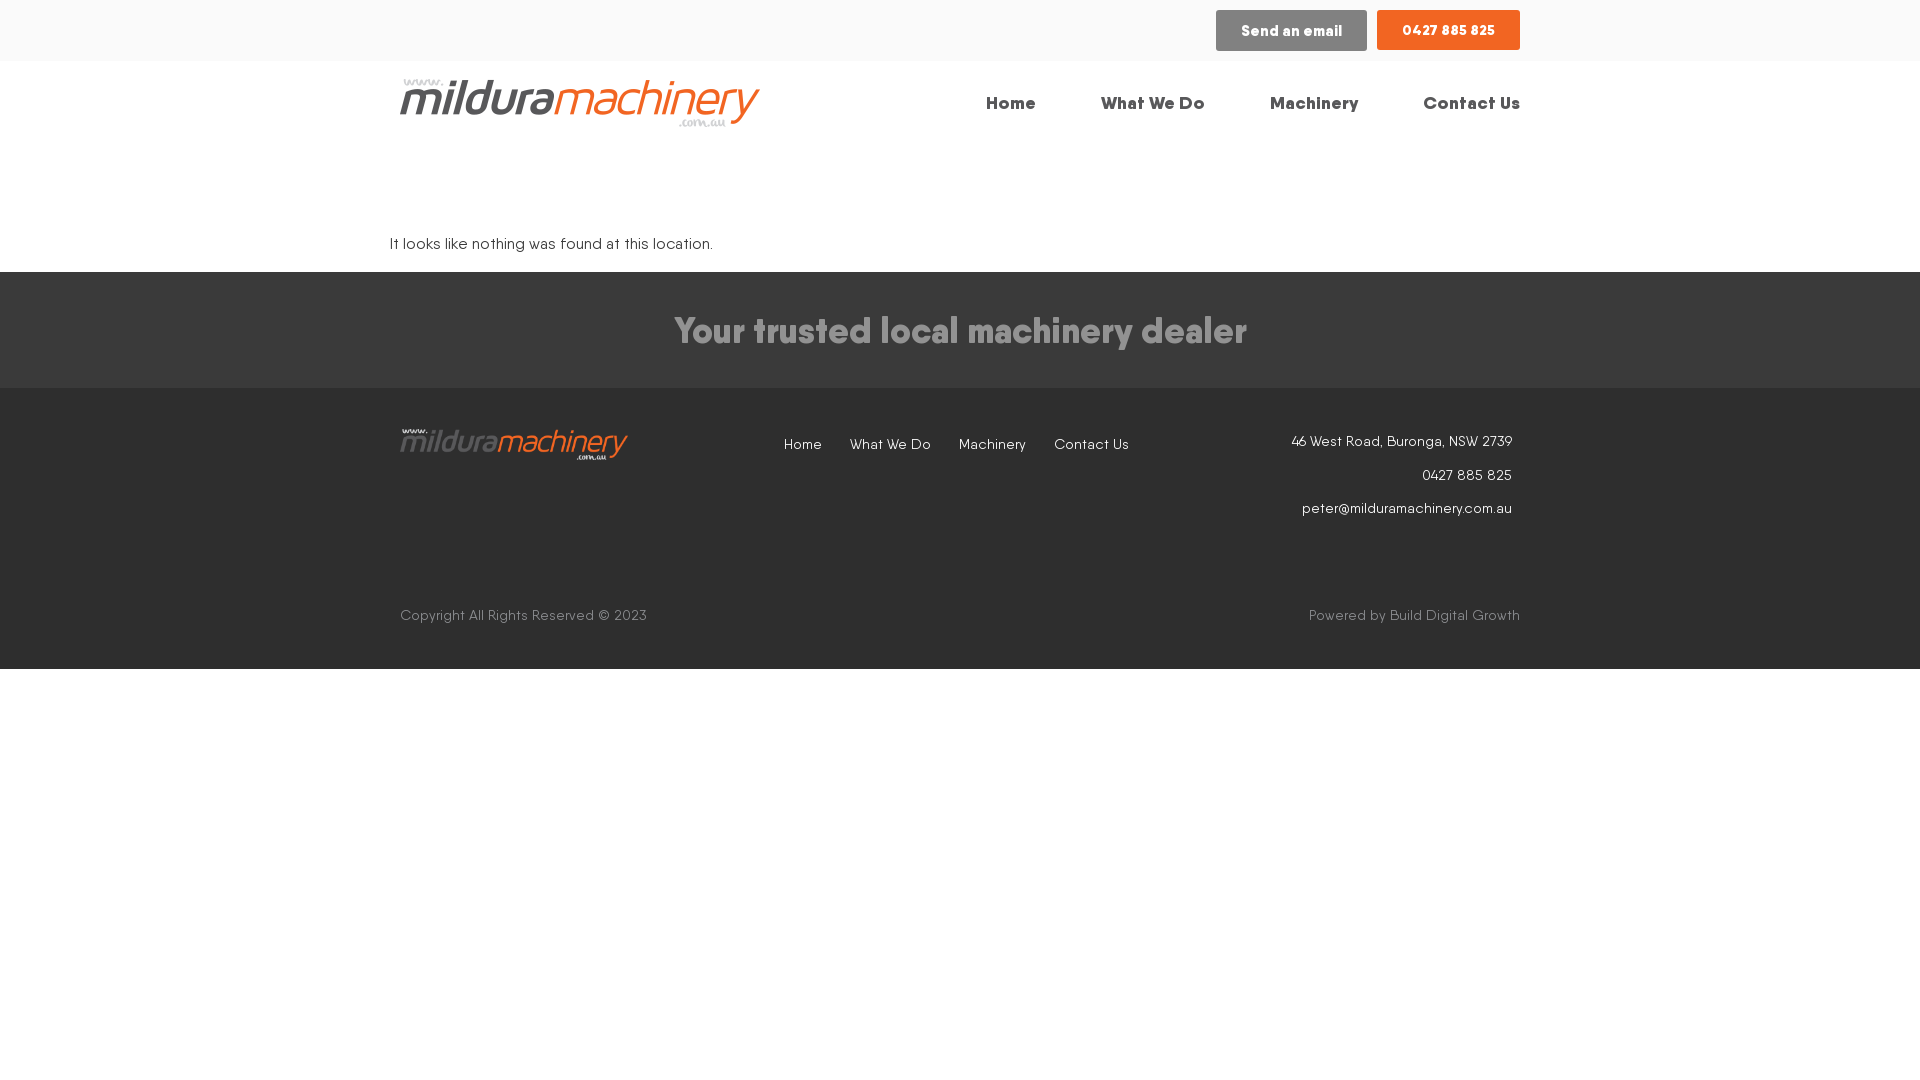  I want to click on 'Send an email', so click(1291, 30).